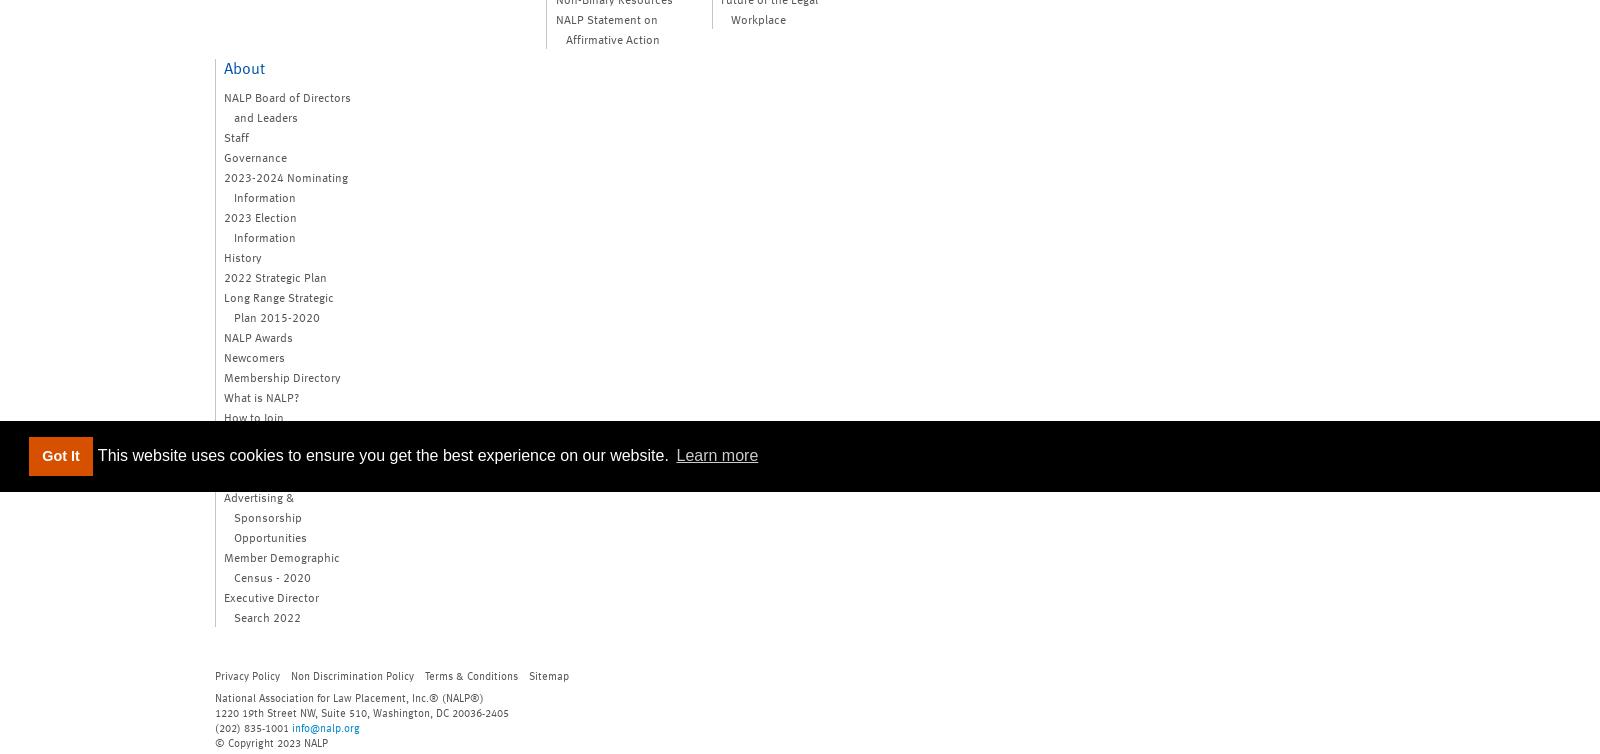 This screenshot has height=754, width=1600. I want to click on 'Executive Director Search 2022', so click(271, 604).